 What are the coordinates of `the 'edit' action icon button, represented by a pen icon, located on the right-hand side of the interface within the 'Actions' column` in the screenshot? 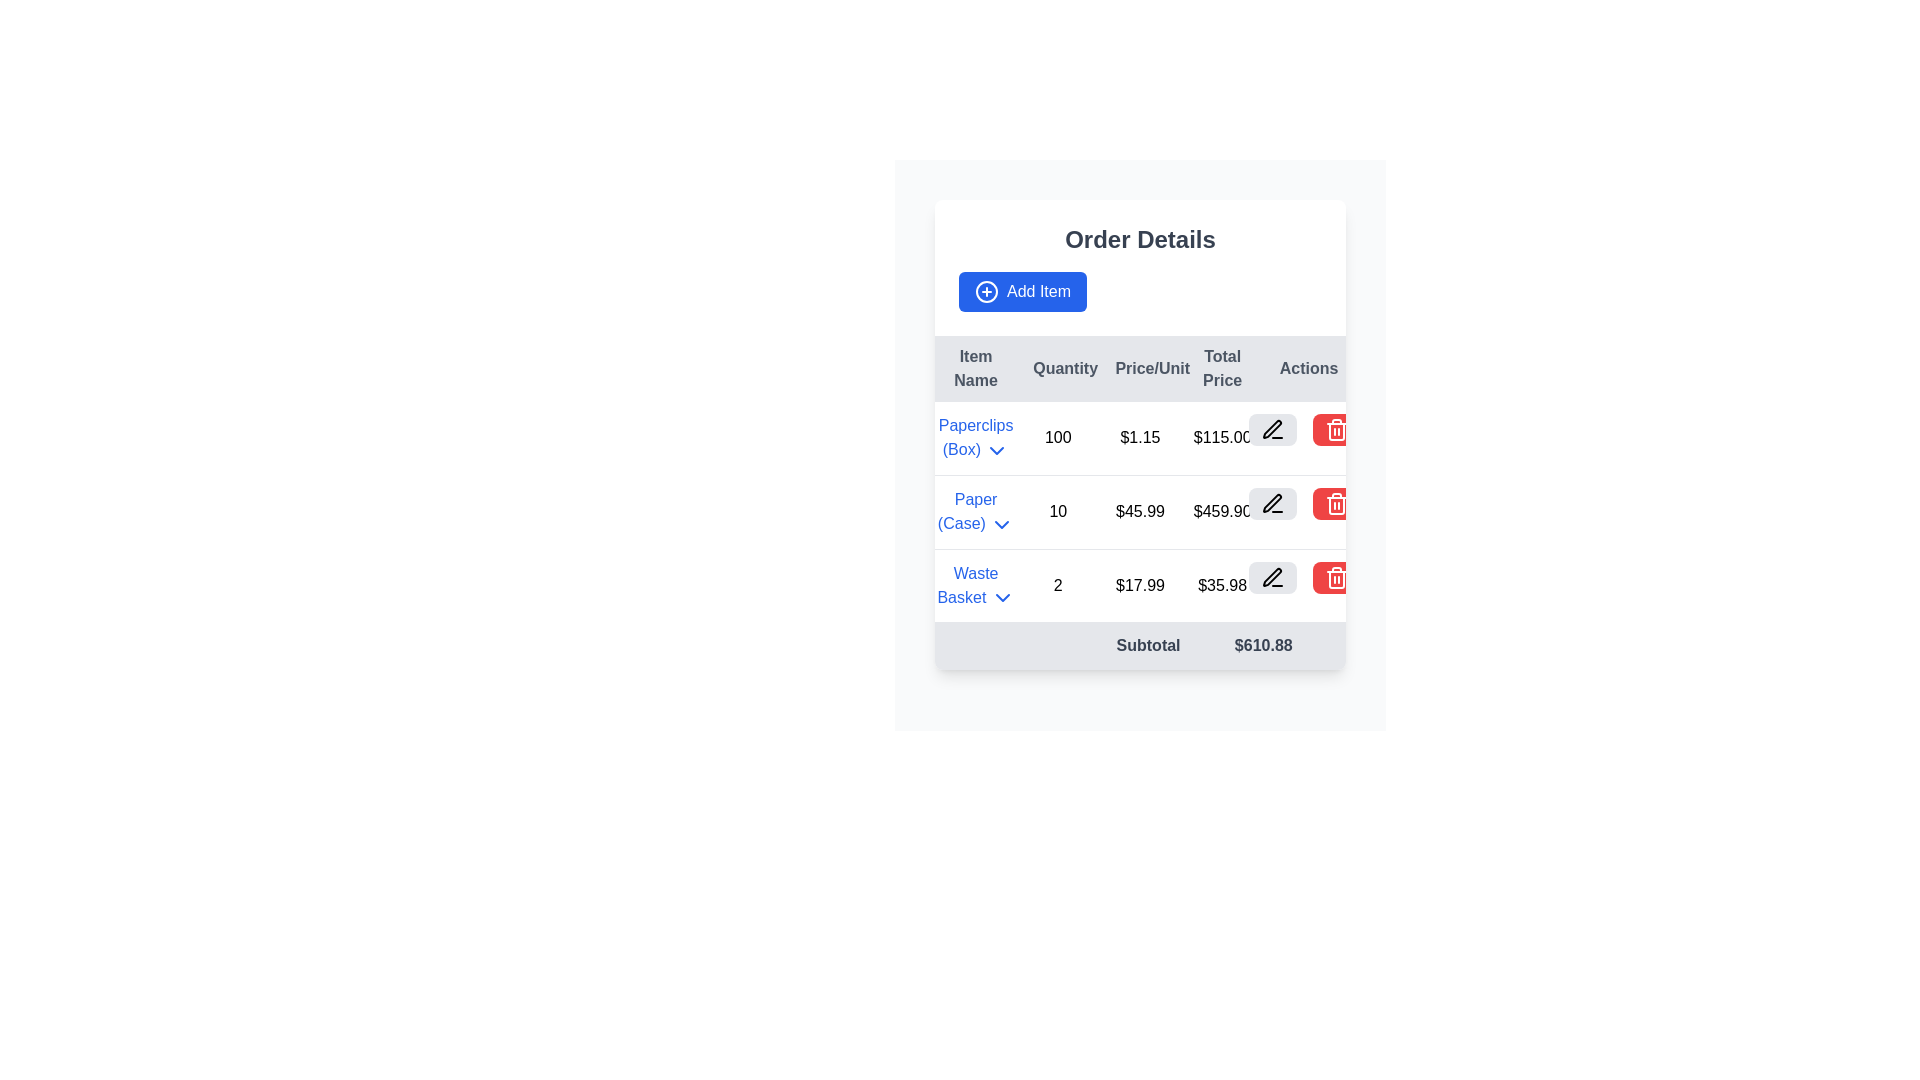 It's located at (1271, 577).